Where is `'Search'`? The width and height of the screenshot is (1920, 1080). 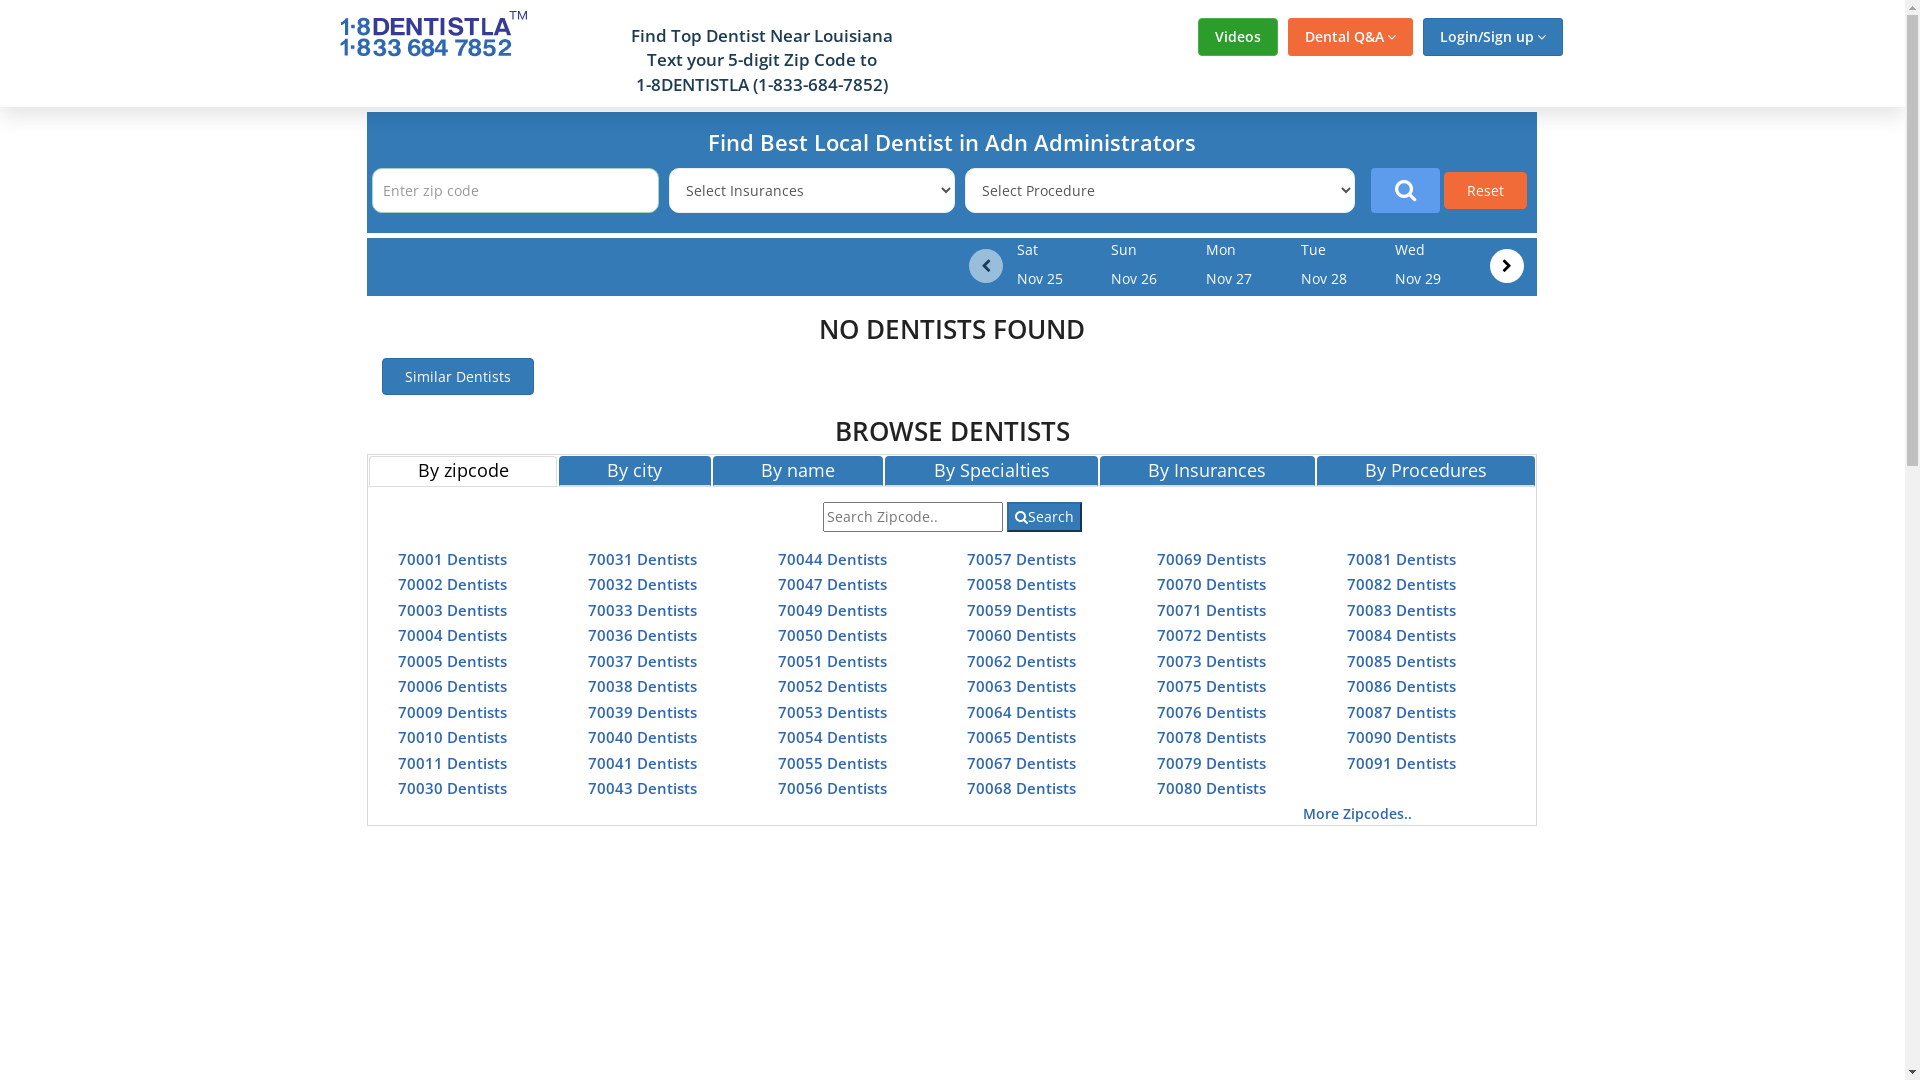 'Search' is located at coordinates (1043, 515).